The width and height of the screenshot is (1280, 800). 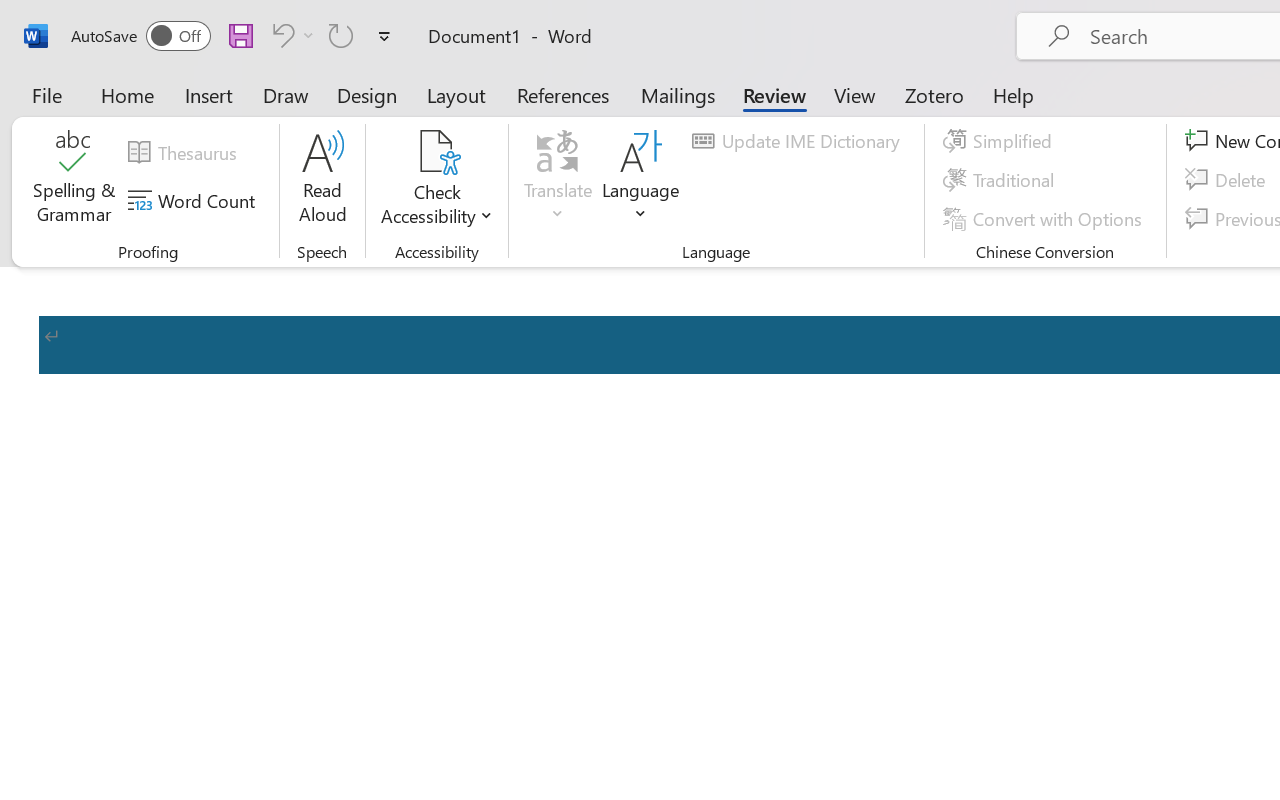 I want to click on 'Undo Apply Quick Style Set', so click(x=279, y=34).